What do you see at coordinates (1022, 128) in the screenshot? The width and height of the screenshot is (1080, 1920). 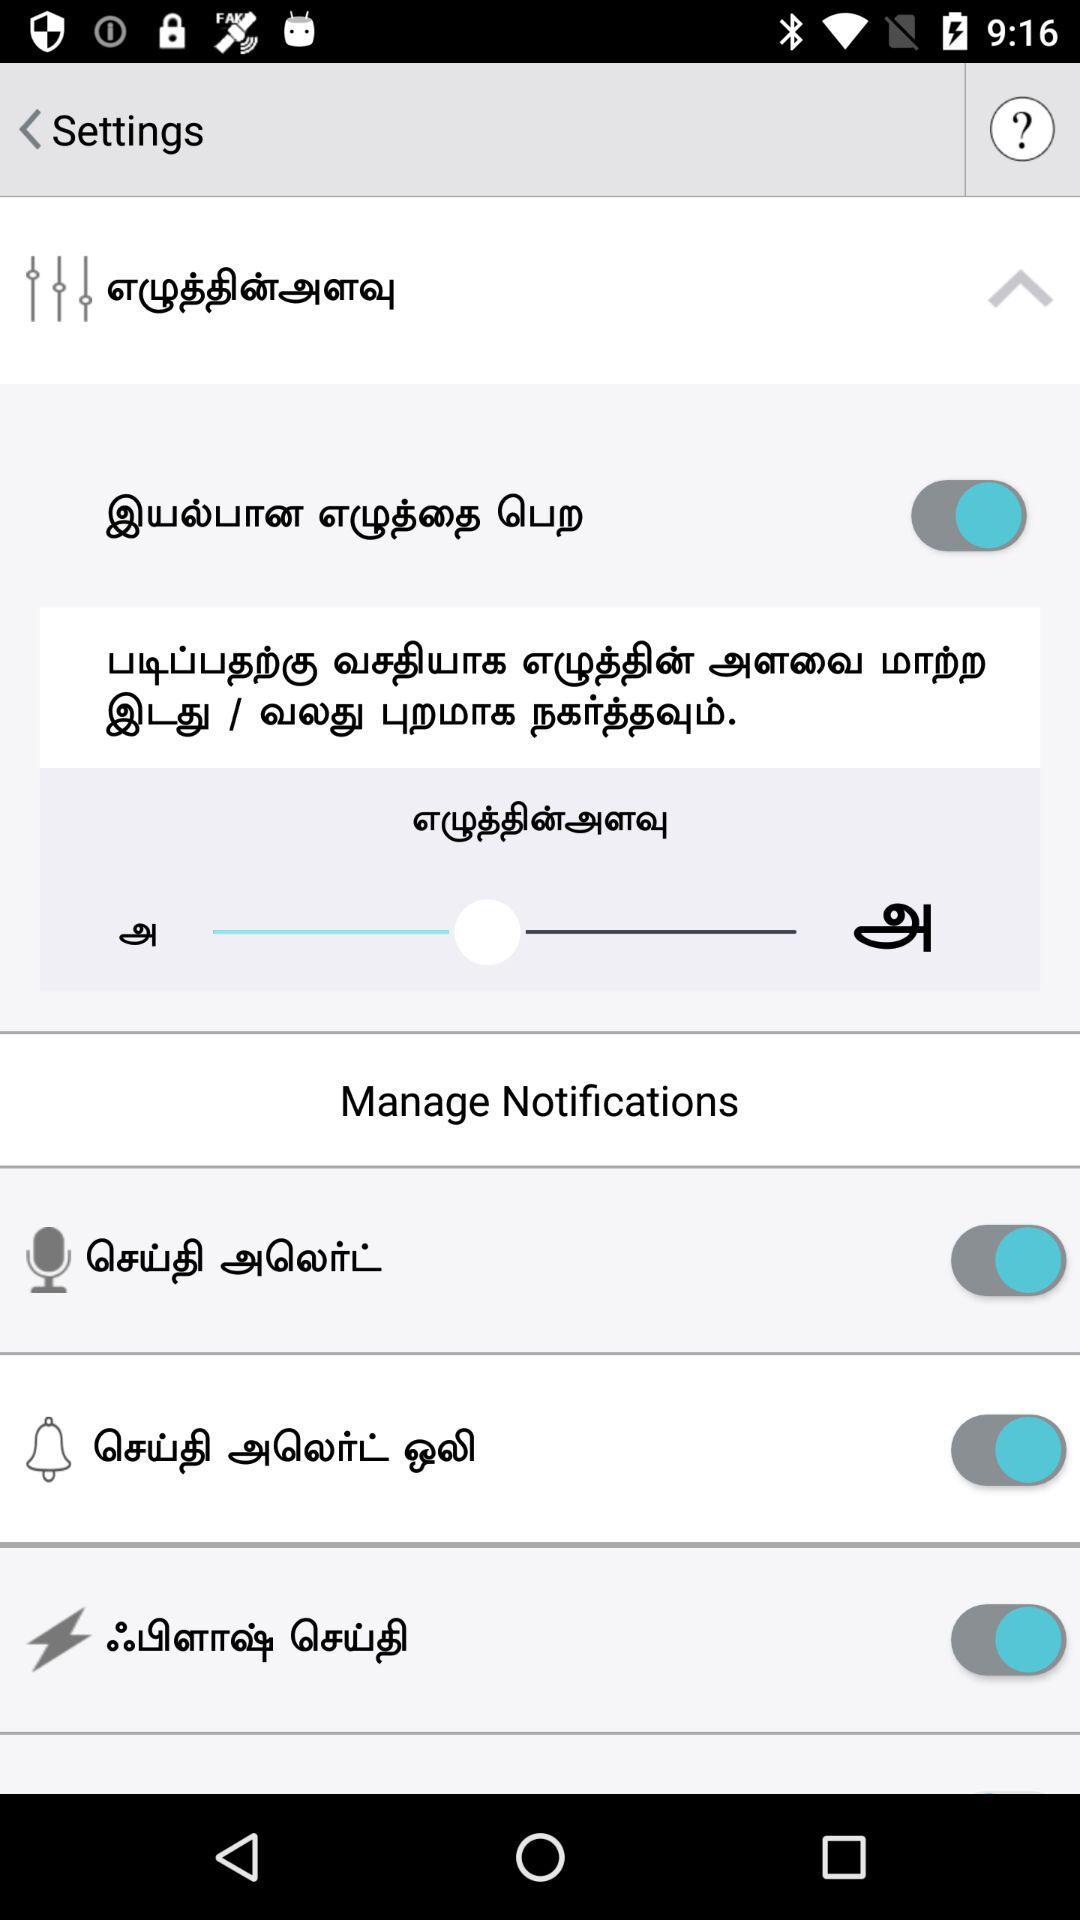 I see `the help icon` at bounding box center [1022, 128].